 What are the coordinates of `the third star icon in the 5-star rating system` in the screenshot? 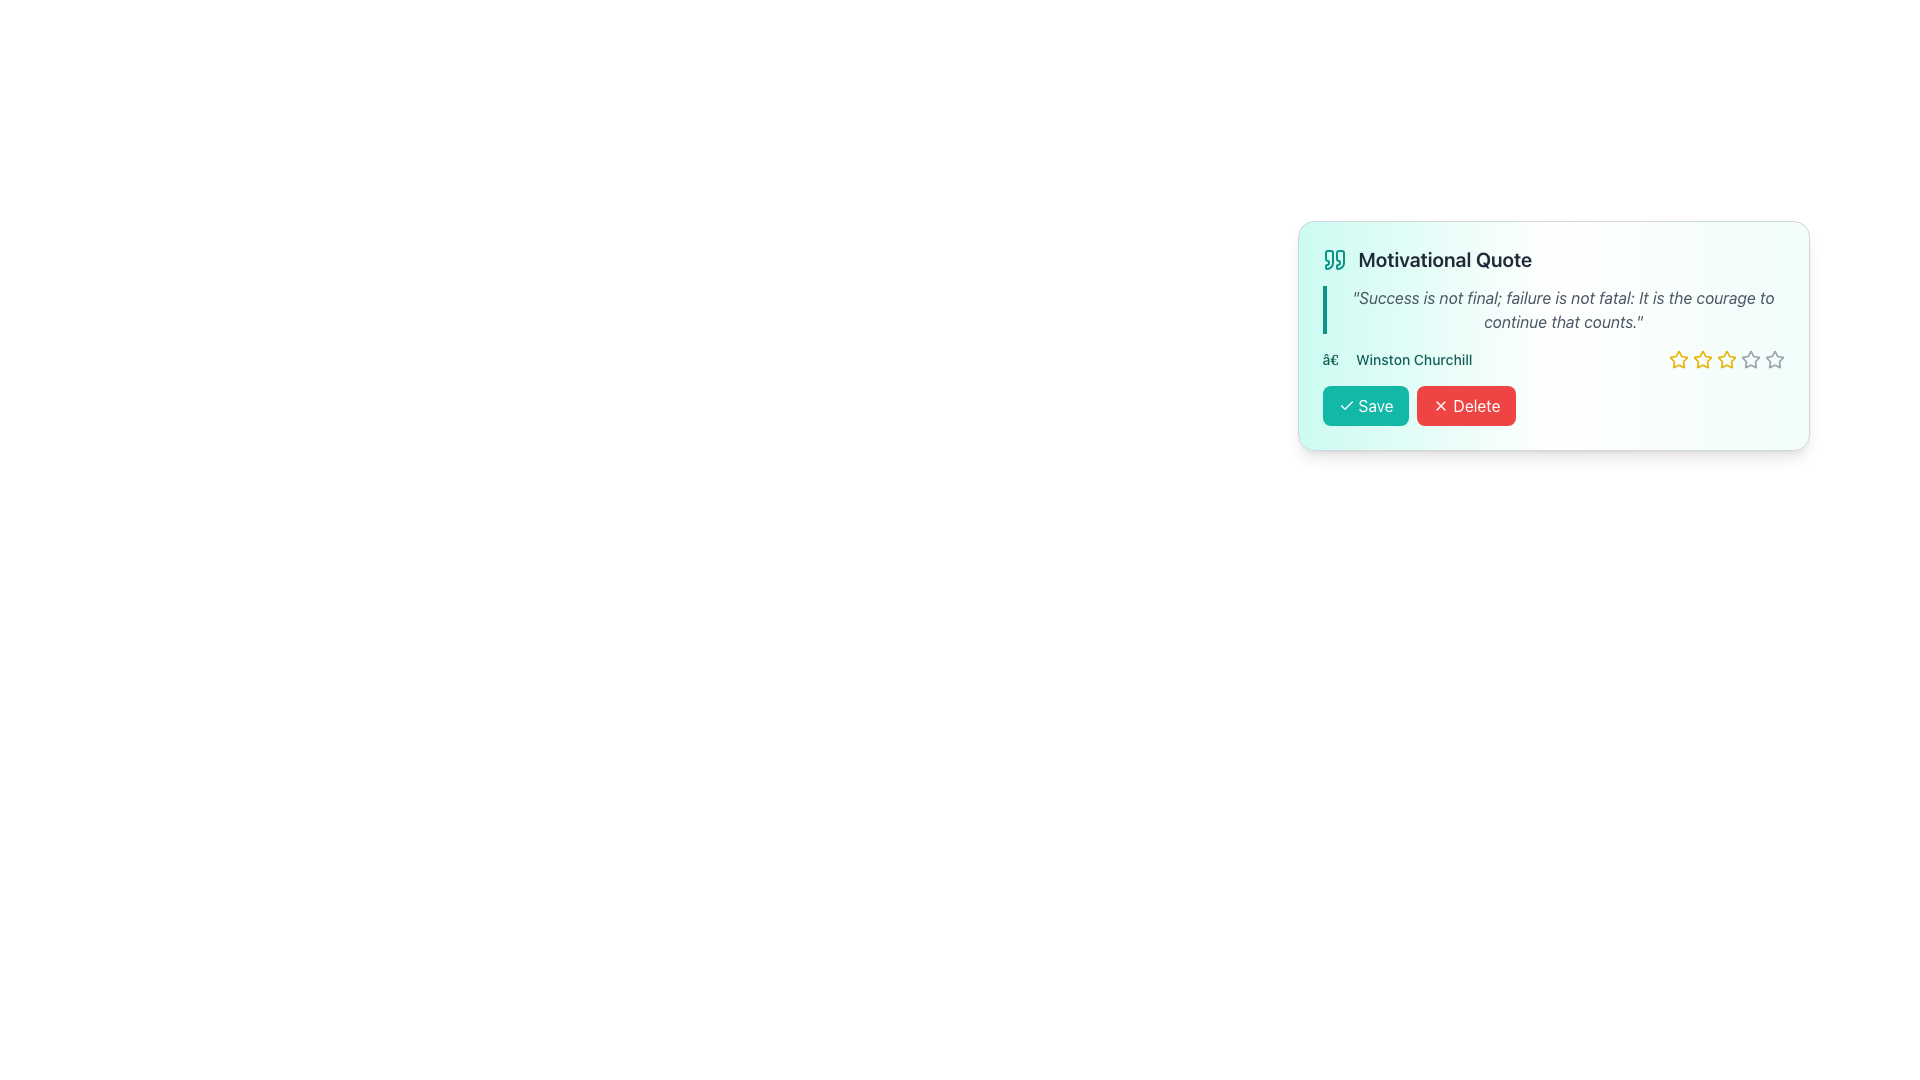 It's located at (1725, 358).